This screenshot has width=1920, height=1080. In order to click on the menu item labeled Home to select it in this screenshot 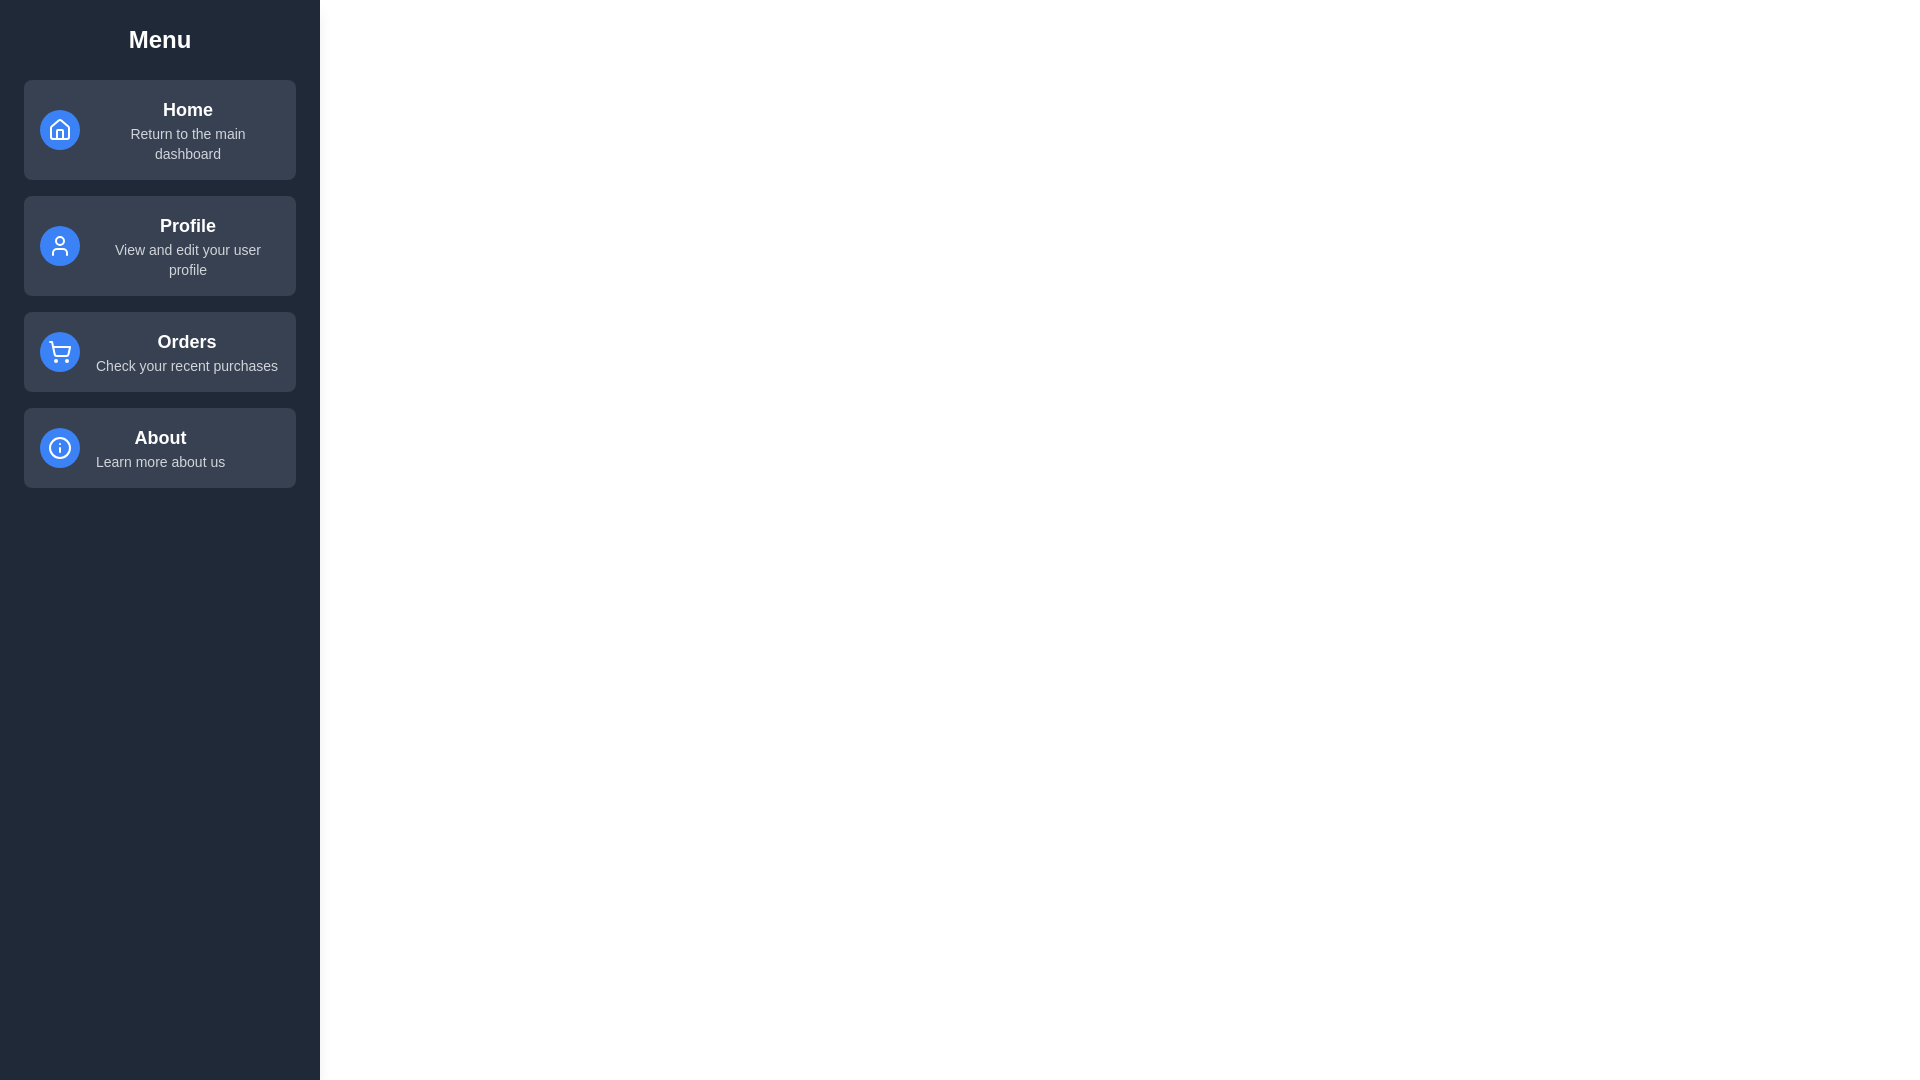, I will do `click(158, 130)`.